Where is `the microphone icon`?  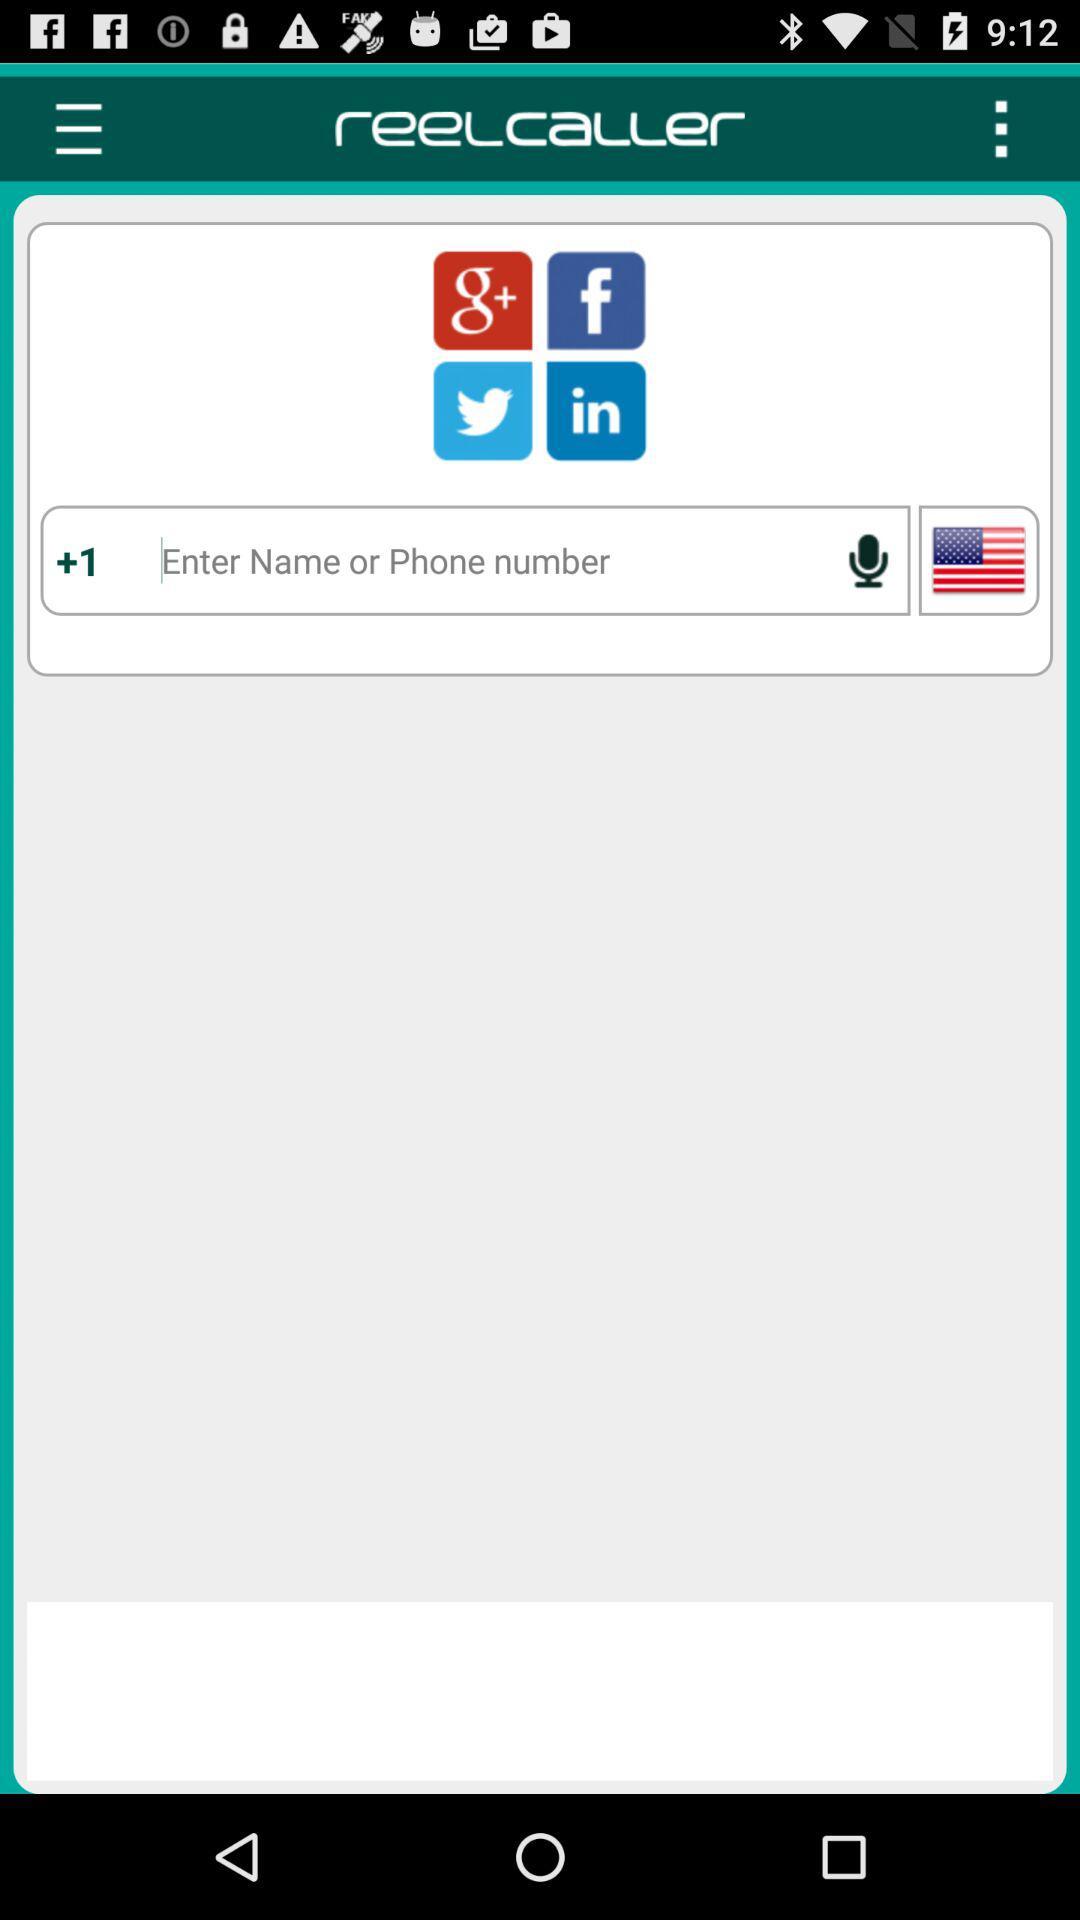
the microphone icon is located at coordinates (867, 599).